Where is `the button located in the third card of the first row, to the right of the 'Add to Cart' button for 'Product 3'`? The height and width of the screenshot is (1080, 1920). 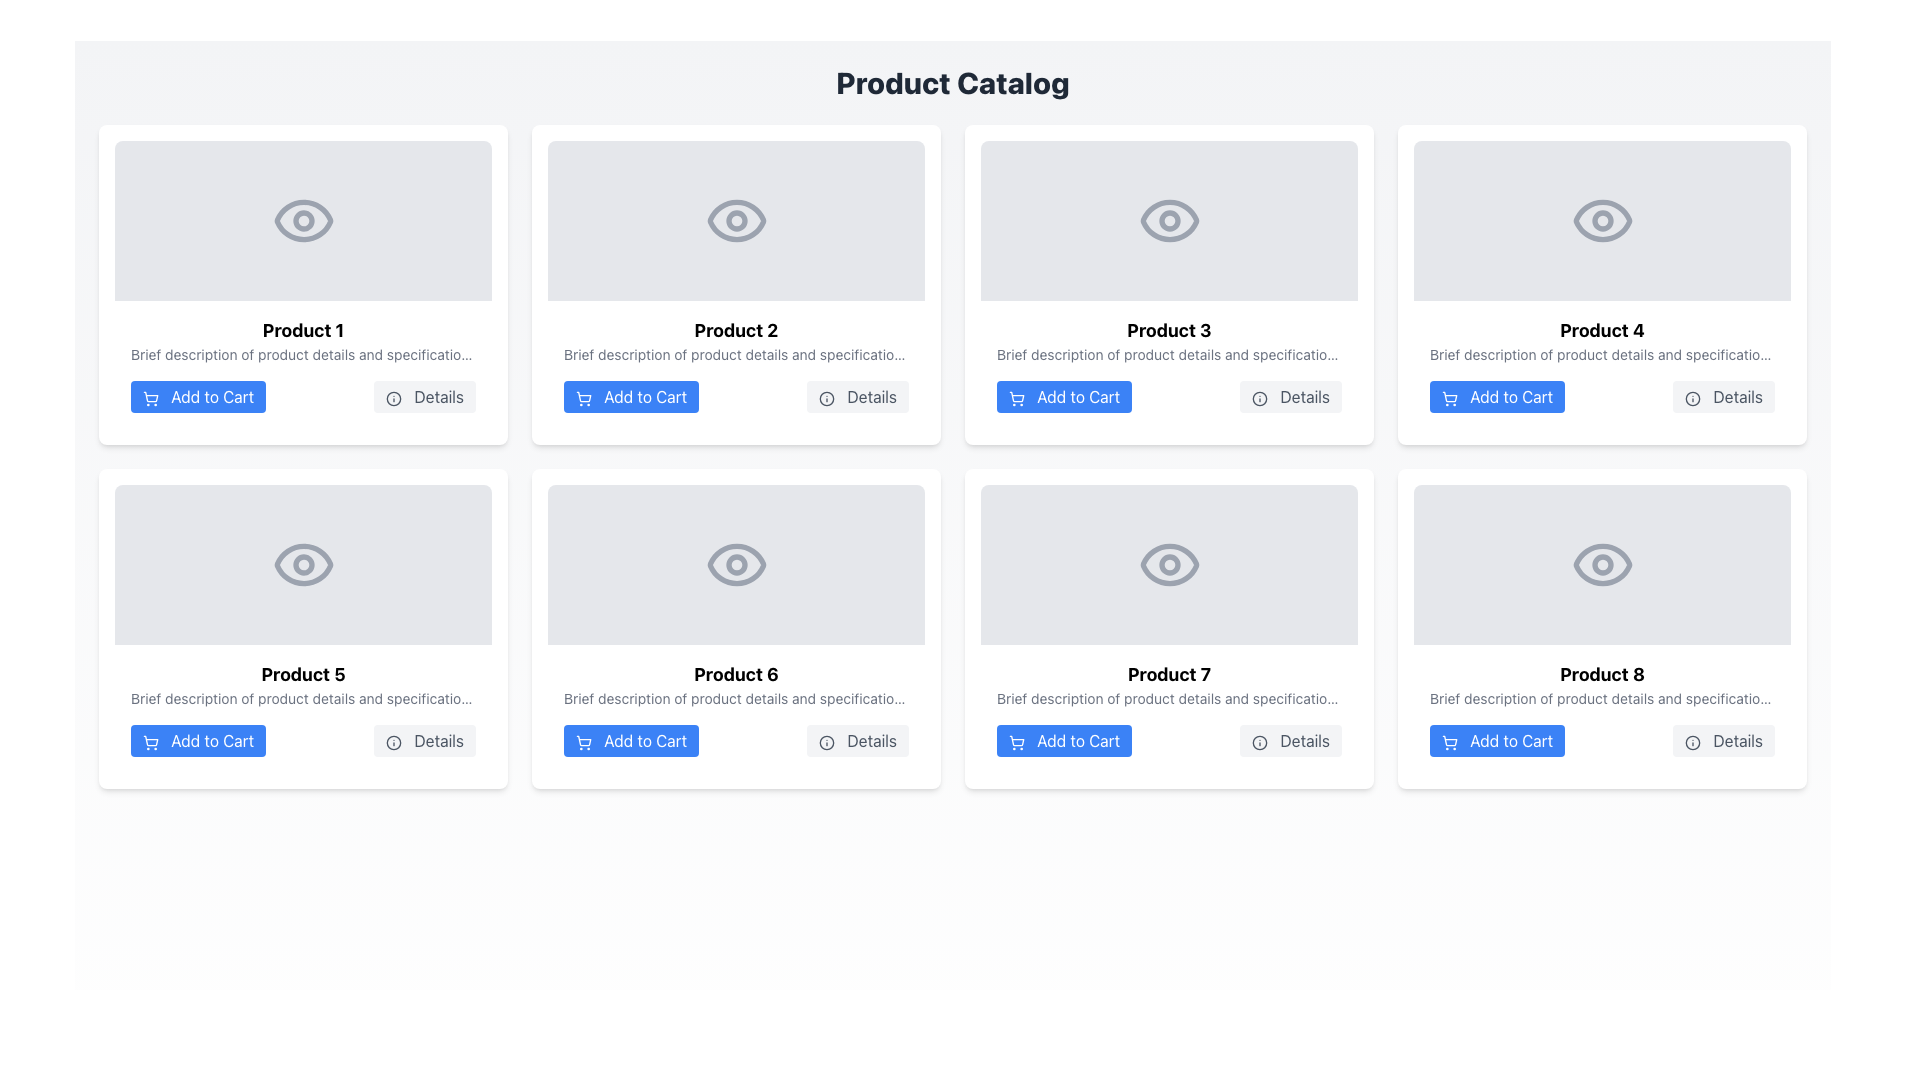
the button located in the third card of the first row, to the right of the 'Add to Cart' button for 'Product 3' is located at coordinates (1291, 397).